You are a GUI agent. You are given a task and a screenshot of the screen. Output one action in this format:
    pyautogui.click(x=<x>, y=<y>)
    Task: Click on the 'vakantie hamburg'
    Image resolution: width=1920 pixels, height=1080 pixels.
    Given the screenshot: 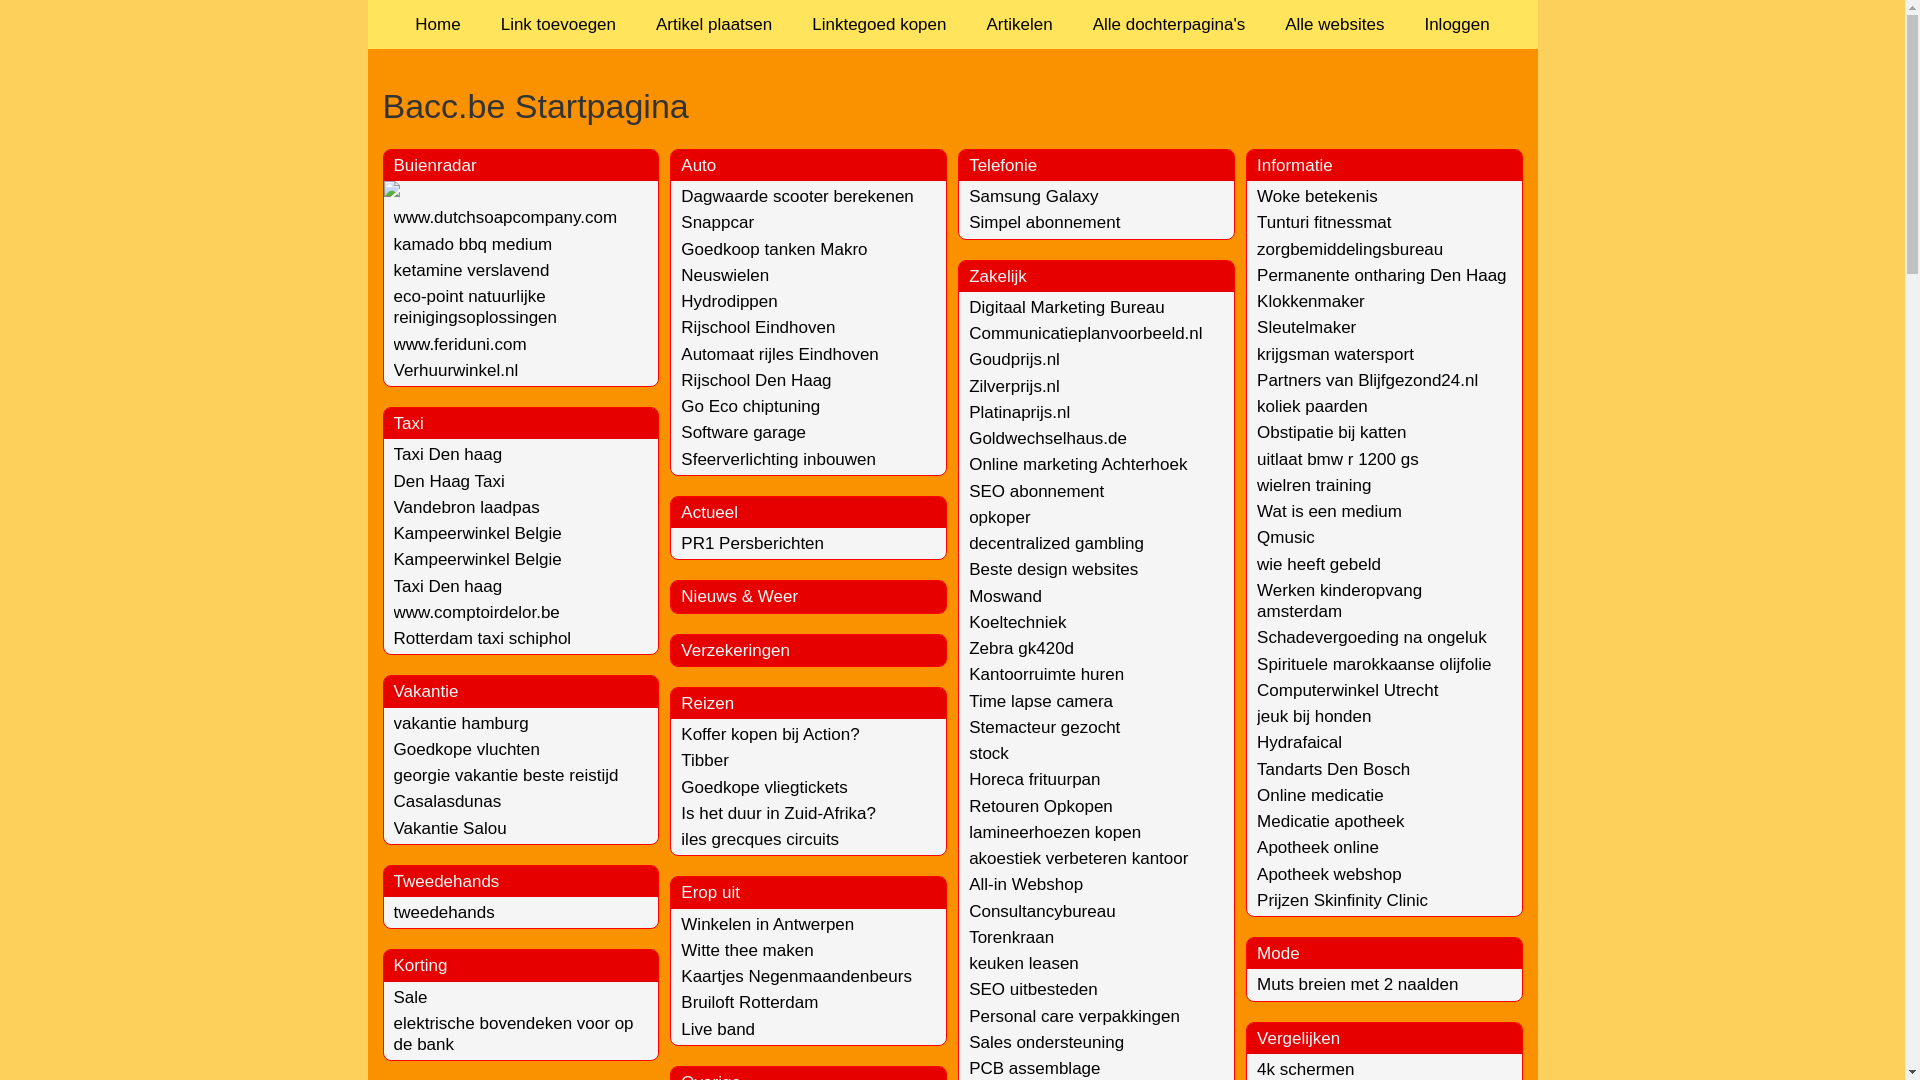 What is the action you would take?
    pyautogui.click(x=460, y=723)
    